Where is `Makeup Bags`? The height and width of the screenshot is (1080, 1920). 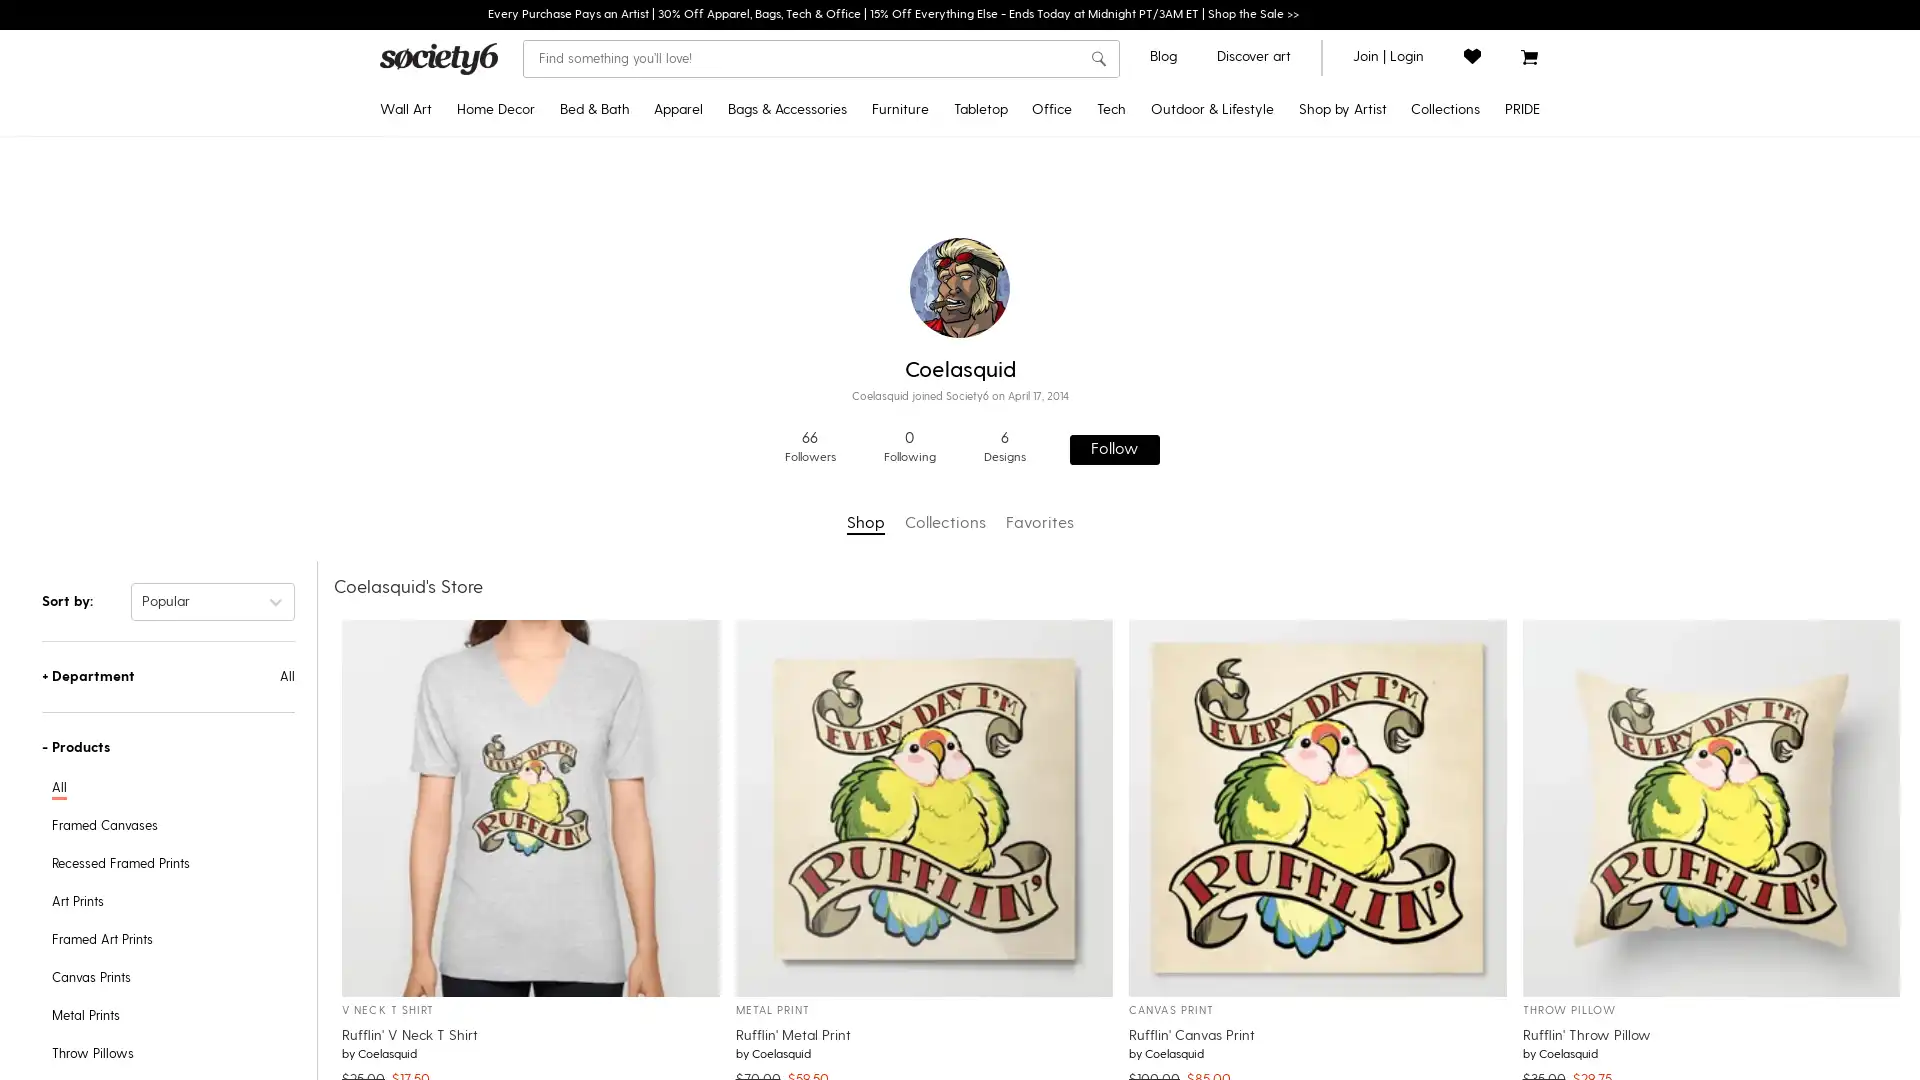
Makeup Bags is located at coordinates (801, 353).